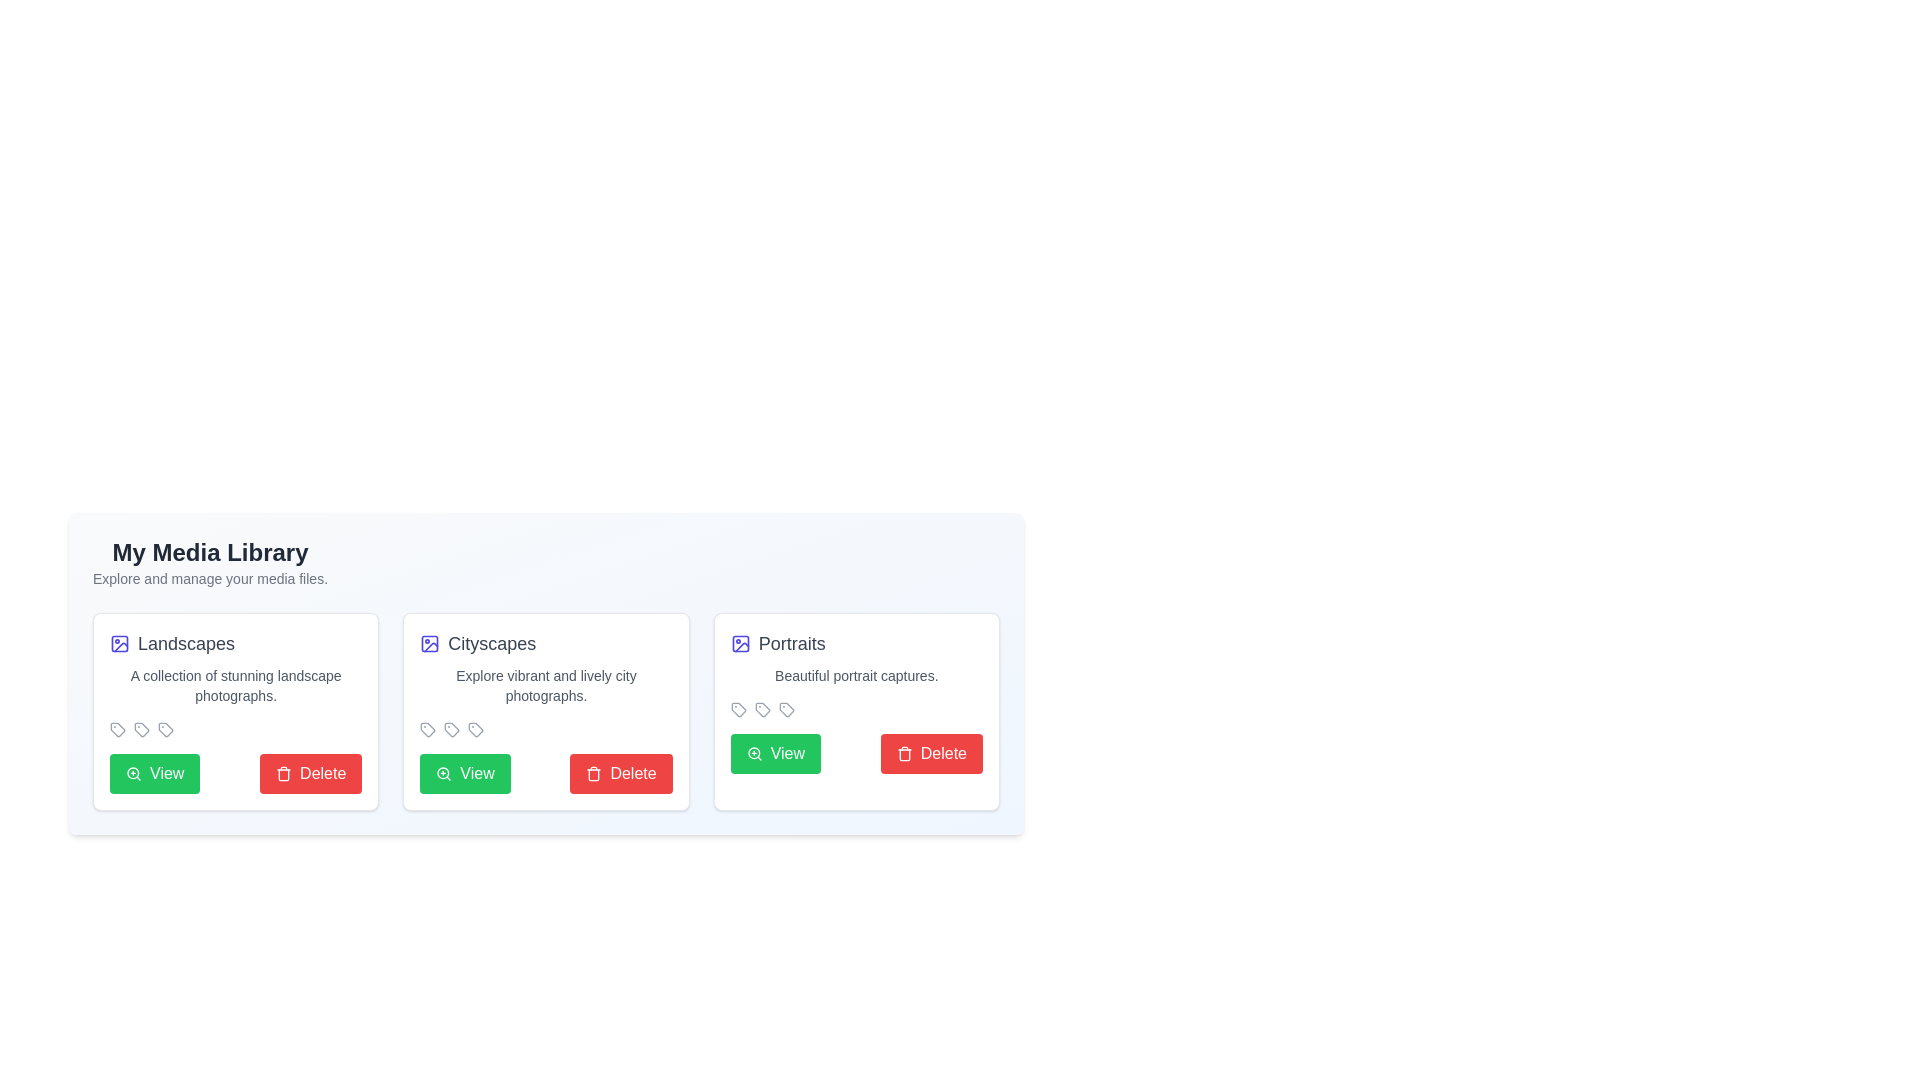  I want to click on text label 'Portraits' which is a medium-sized dark gray label located in the top part of the rightmost card, aligned with an image icon on its left, so click(791, 644).